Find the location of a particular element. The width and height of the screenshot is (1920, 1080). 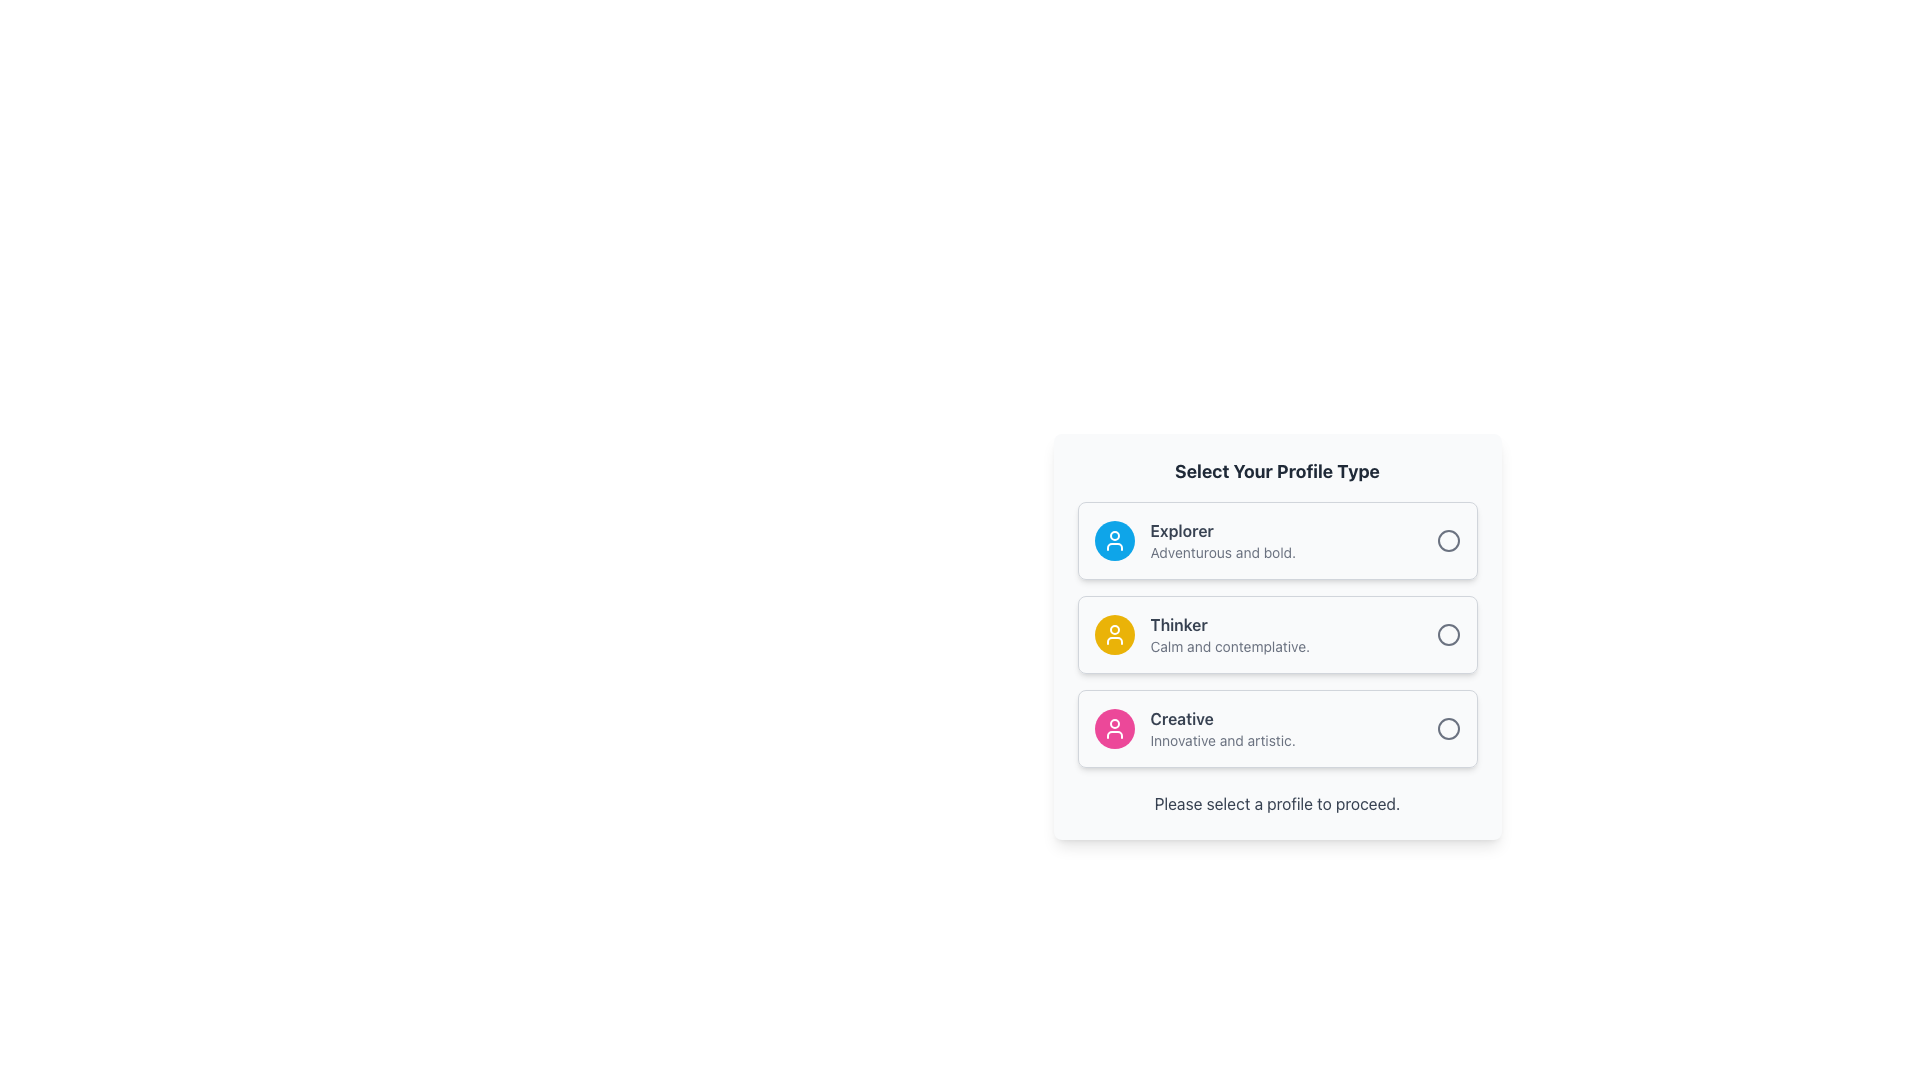

the third selection option labeled 'Creative' with a pink circular icon and a radio button is located at coordinates (1276, 729).